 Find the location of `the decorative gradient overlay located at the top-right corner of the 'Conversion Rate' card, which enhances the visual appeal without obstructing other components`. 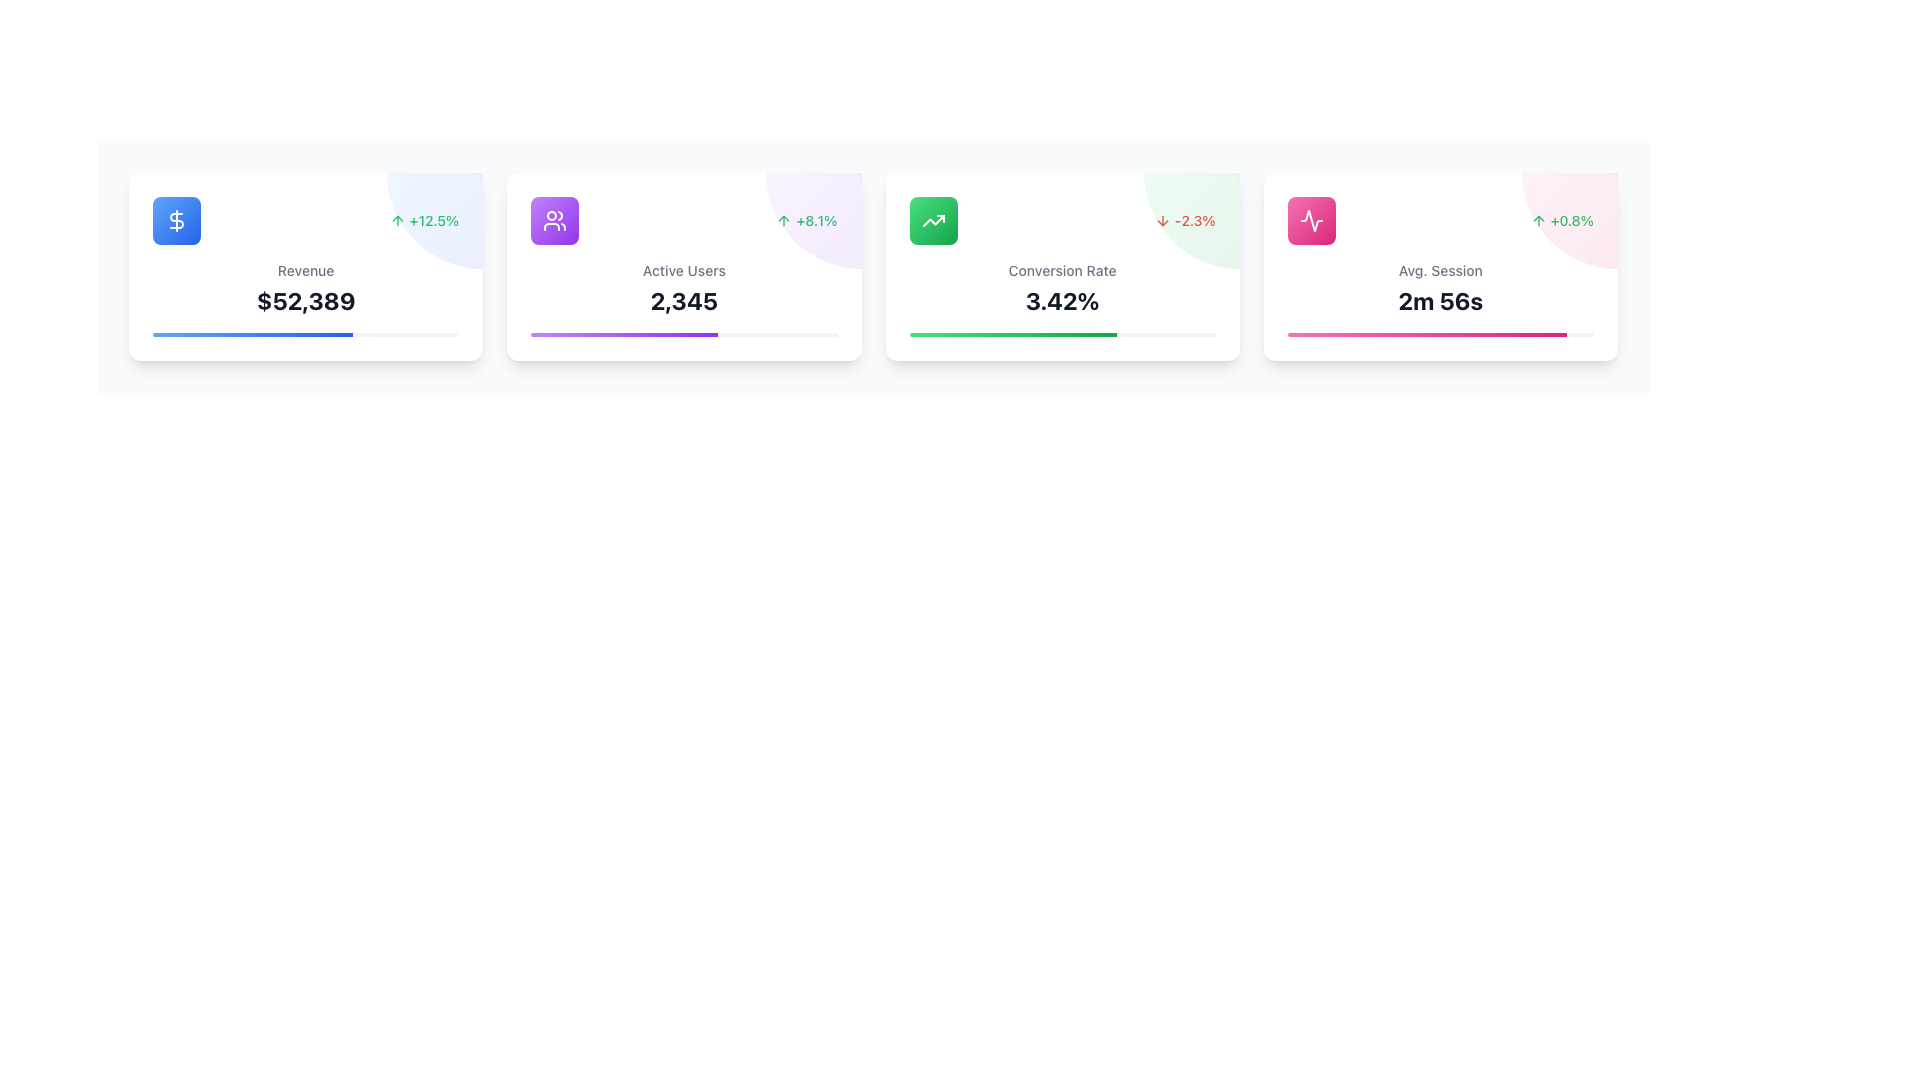

the decorative gradient overlay located at the top-right corner of the 'Conversion Rate' card, which enhances the visual appeal without obstructing other components is located at coordinates (1191, 220).